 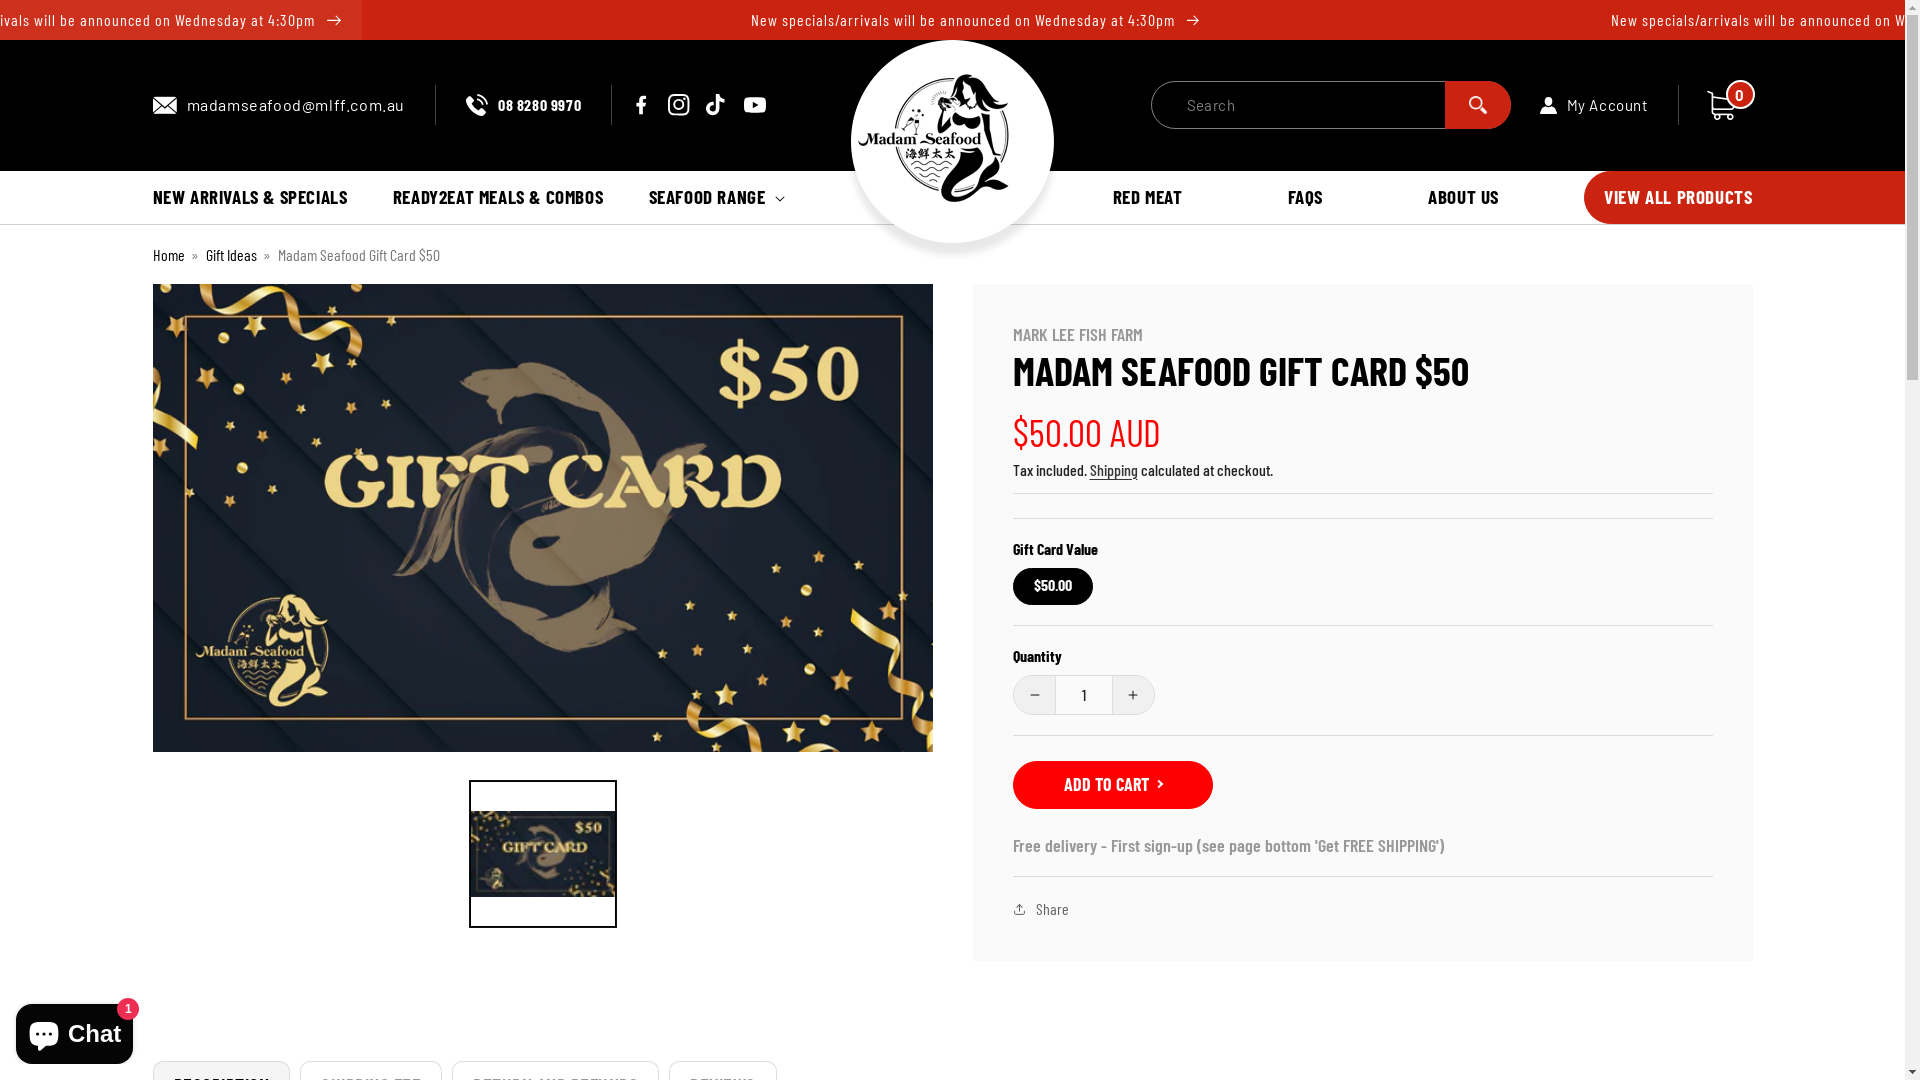 What do you see at coordinates (1678, 197) in the screenshot?
I see `'VIEW ALL PRODUCTS'` at bounding box center [1678, 197].